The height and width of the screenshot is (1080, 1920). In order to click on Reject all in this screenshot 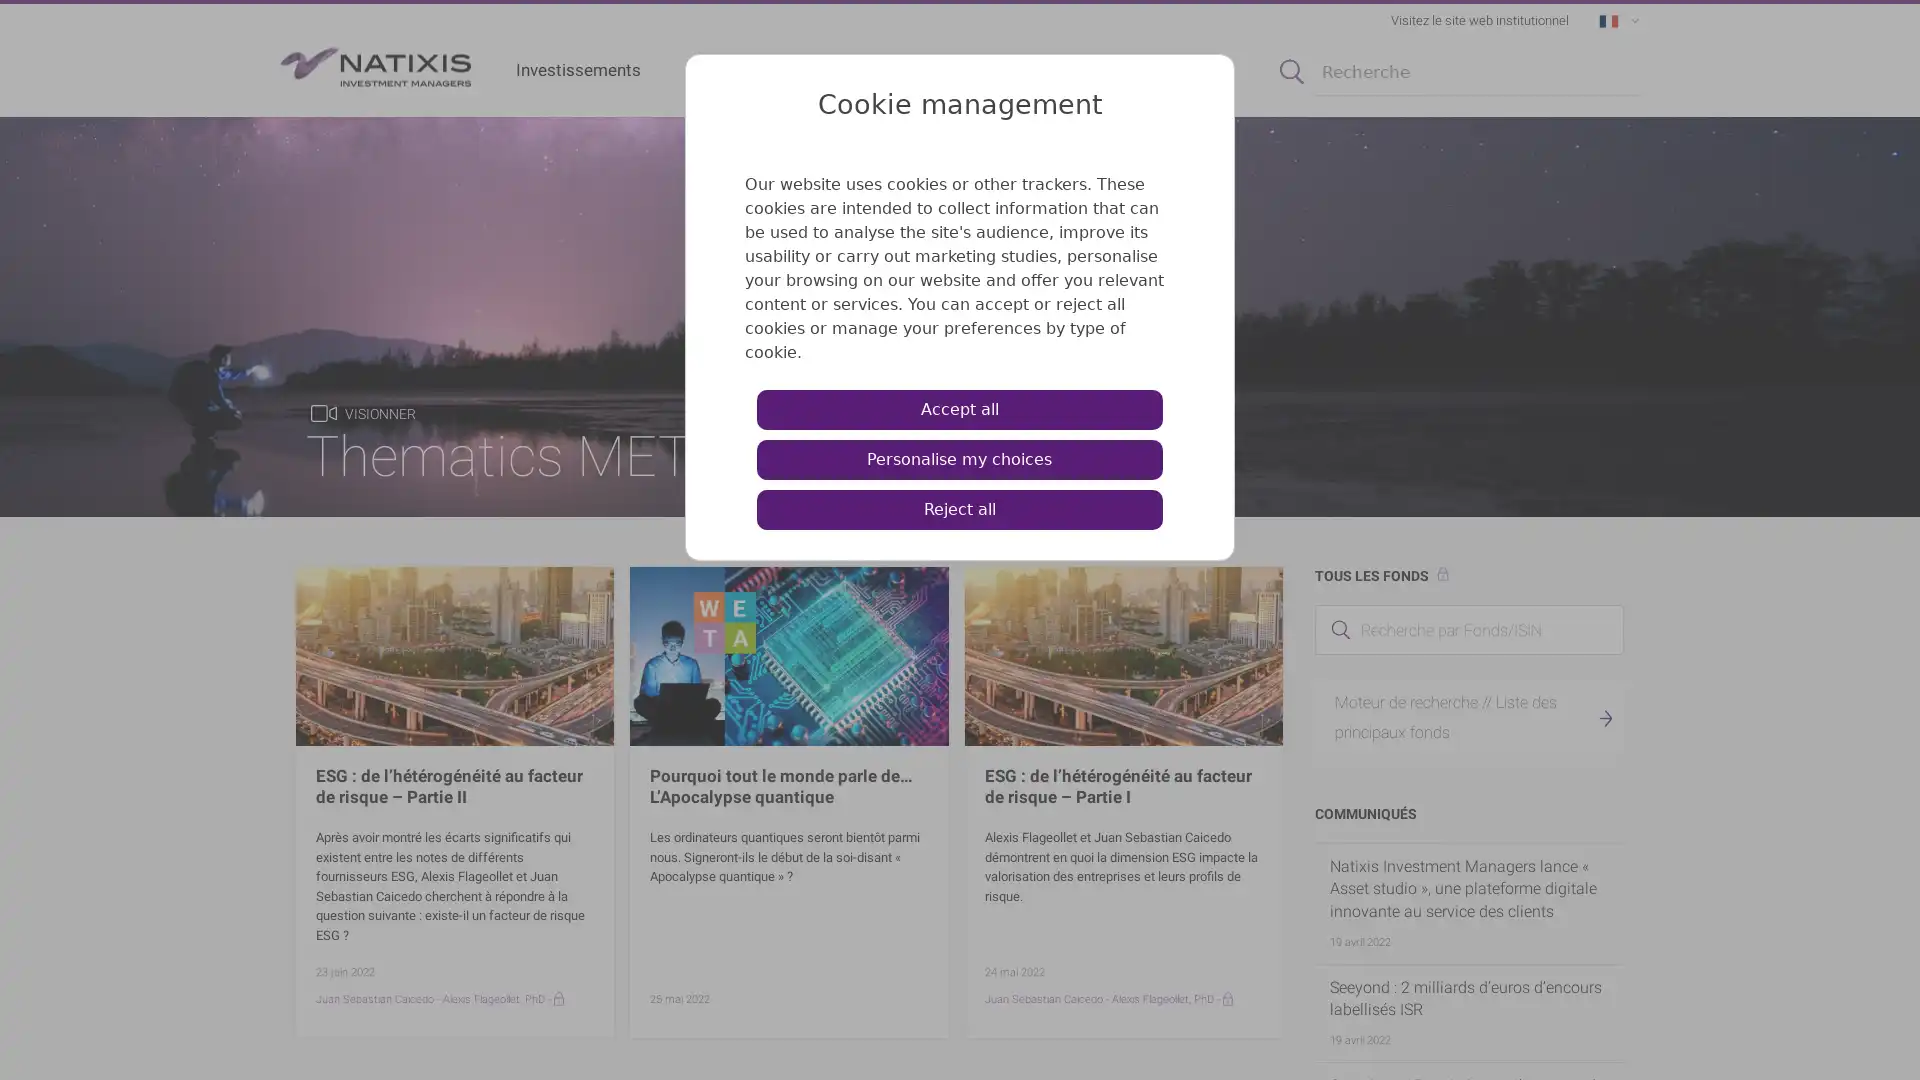, I will do `click(958, 508)`.